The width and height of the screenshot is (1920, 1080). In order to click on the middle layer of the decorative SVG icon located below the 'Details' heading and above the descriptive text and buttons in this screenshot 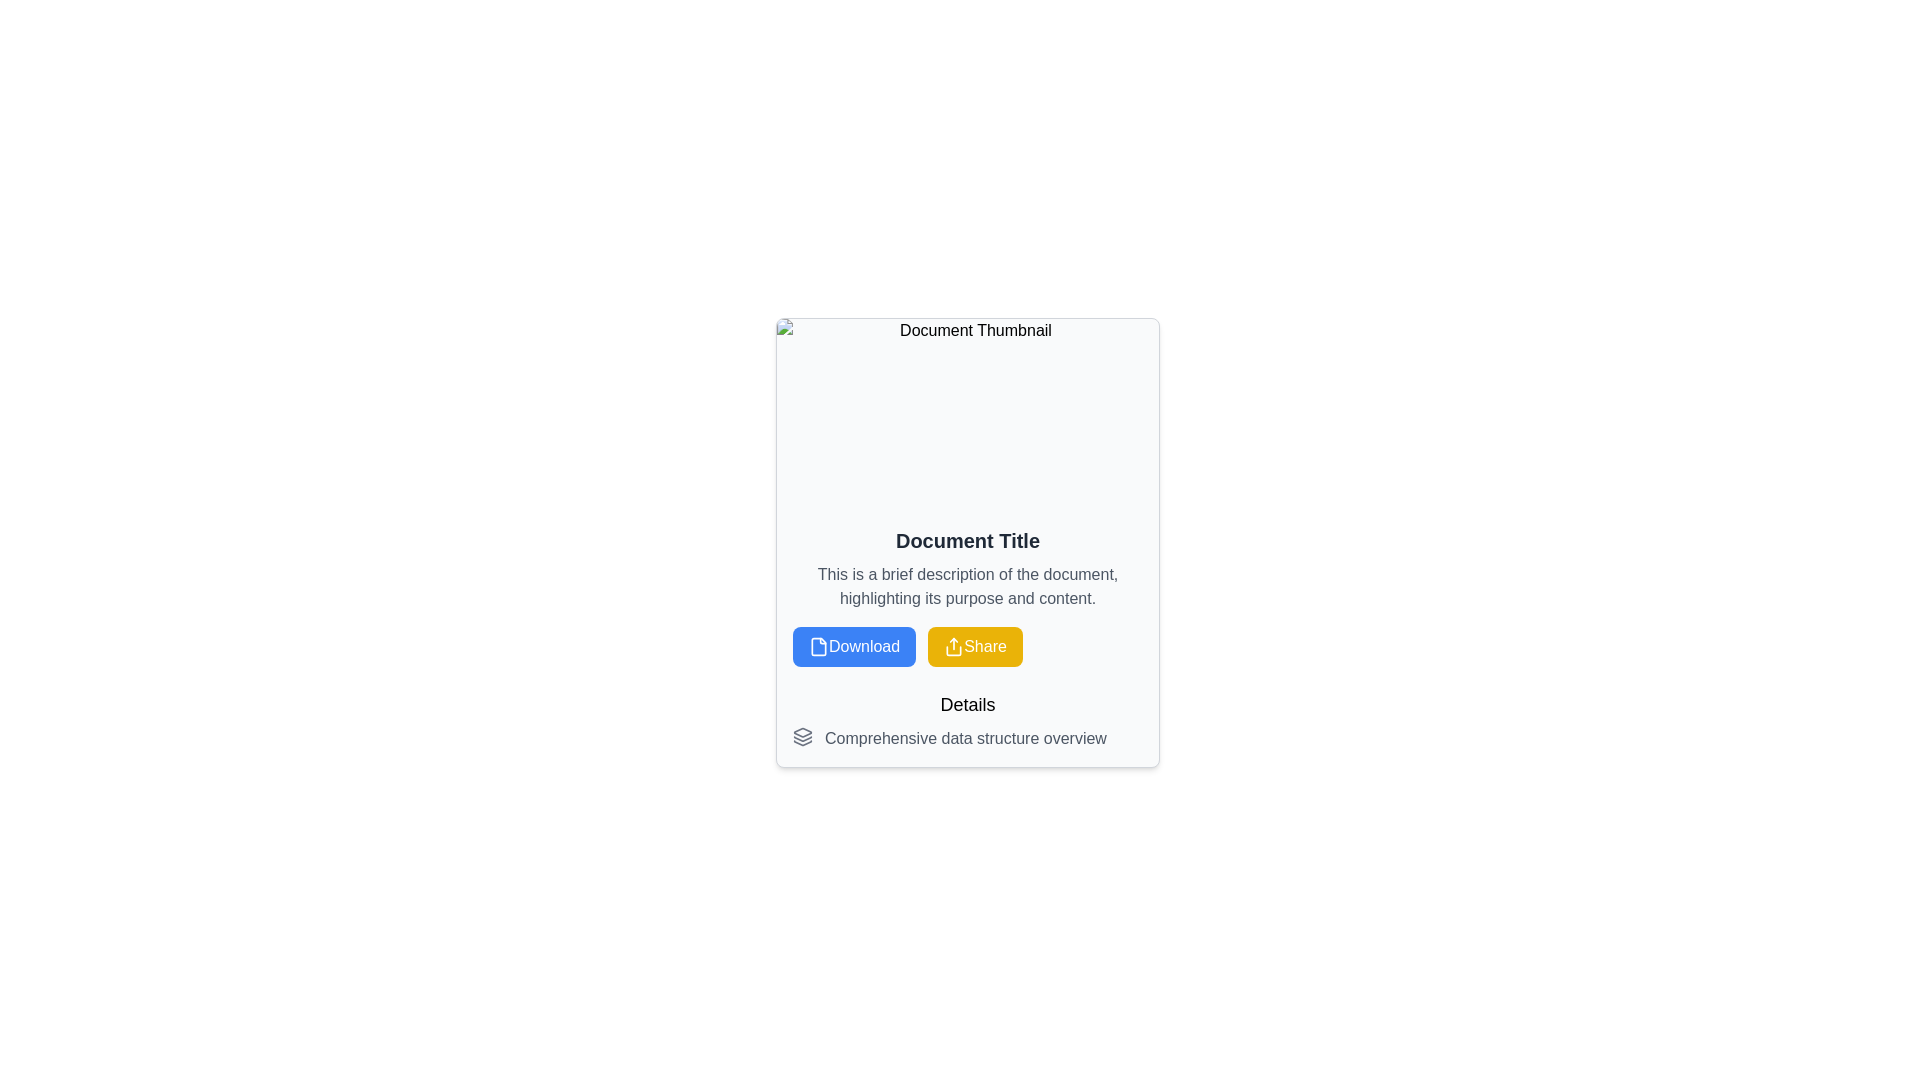, I will do `click(802, 739)`.